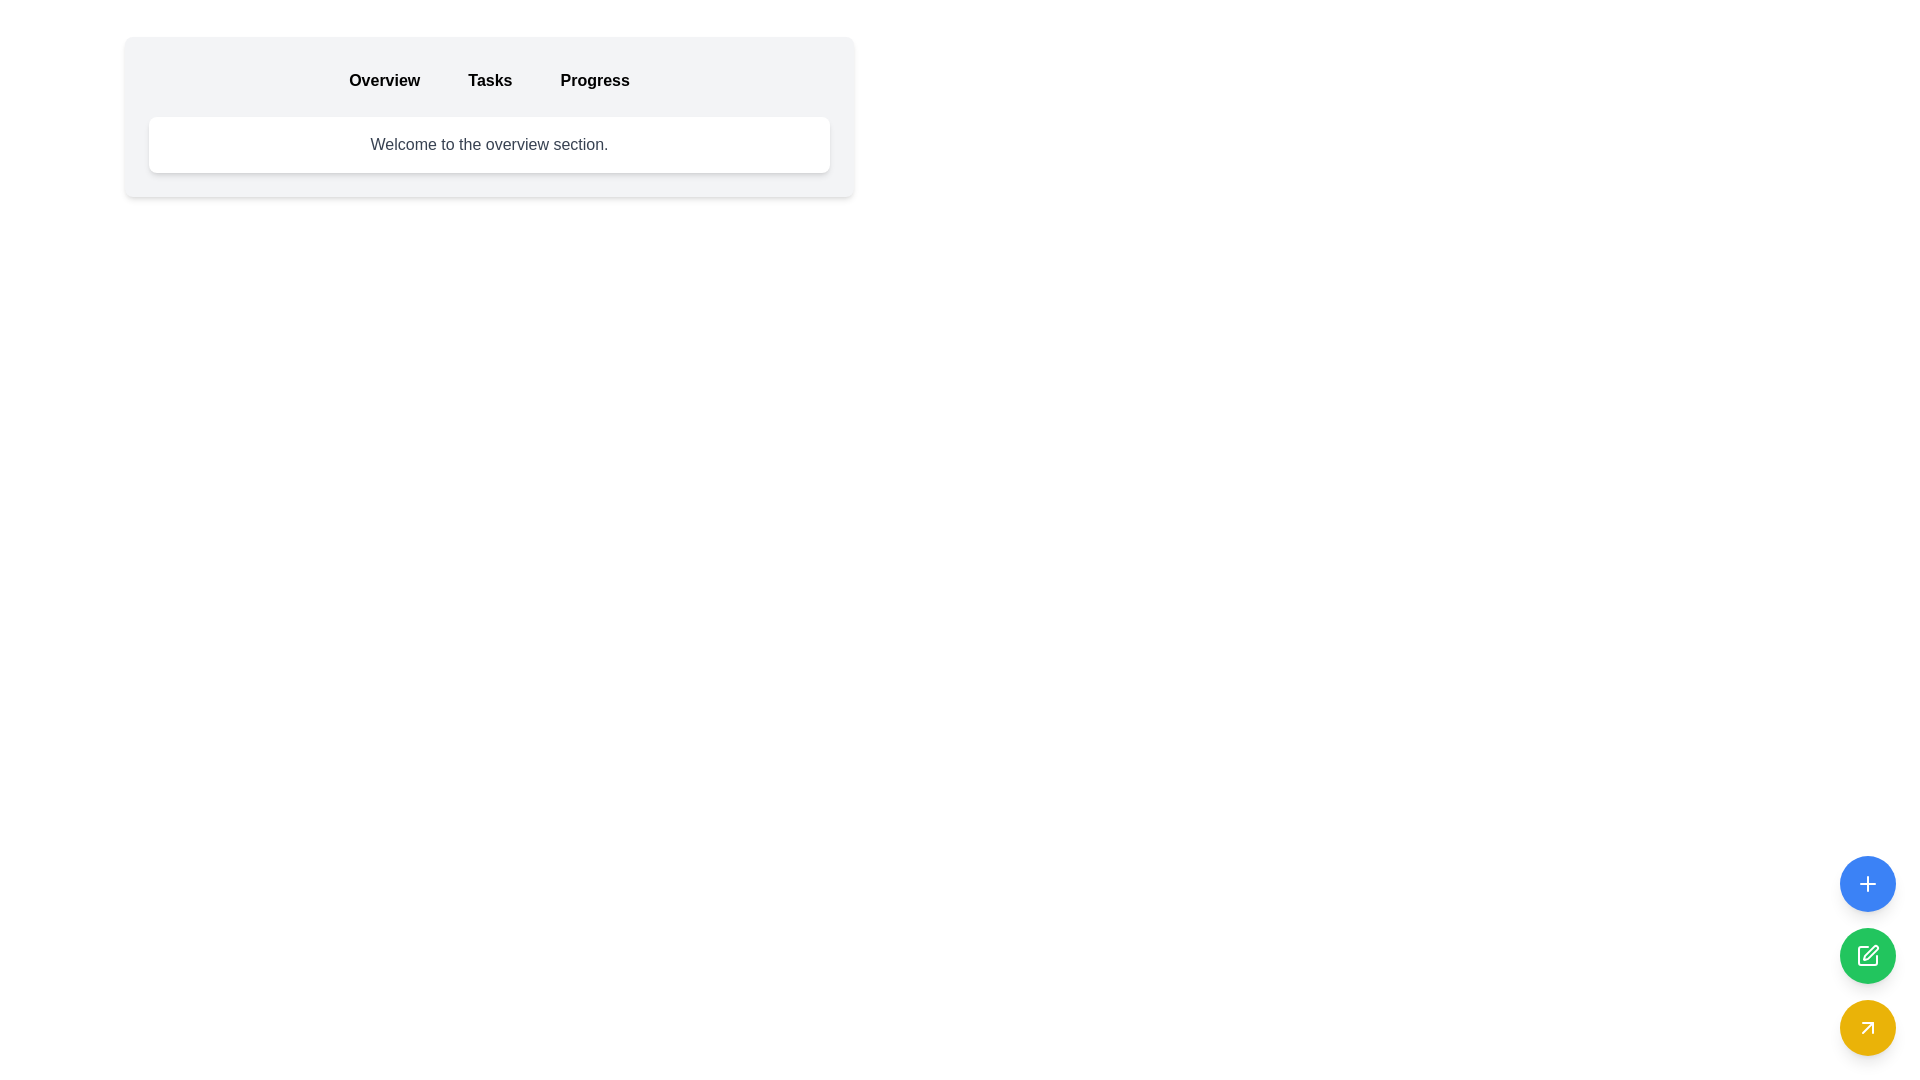 The height and width of the screenshot is (1080, 1920). Describe the element at coordinates (489, 144) in the screenshot. I see `content from the rectangular text box with a white background and gray text that says 'Welcome to the overview section.'` at that location.